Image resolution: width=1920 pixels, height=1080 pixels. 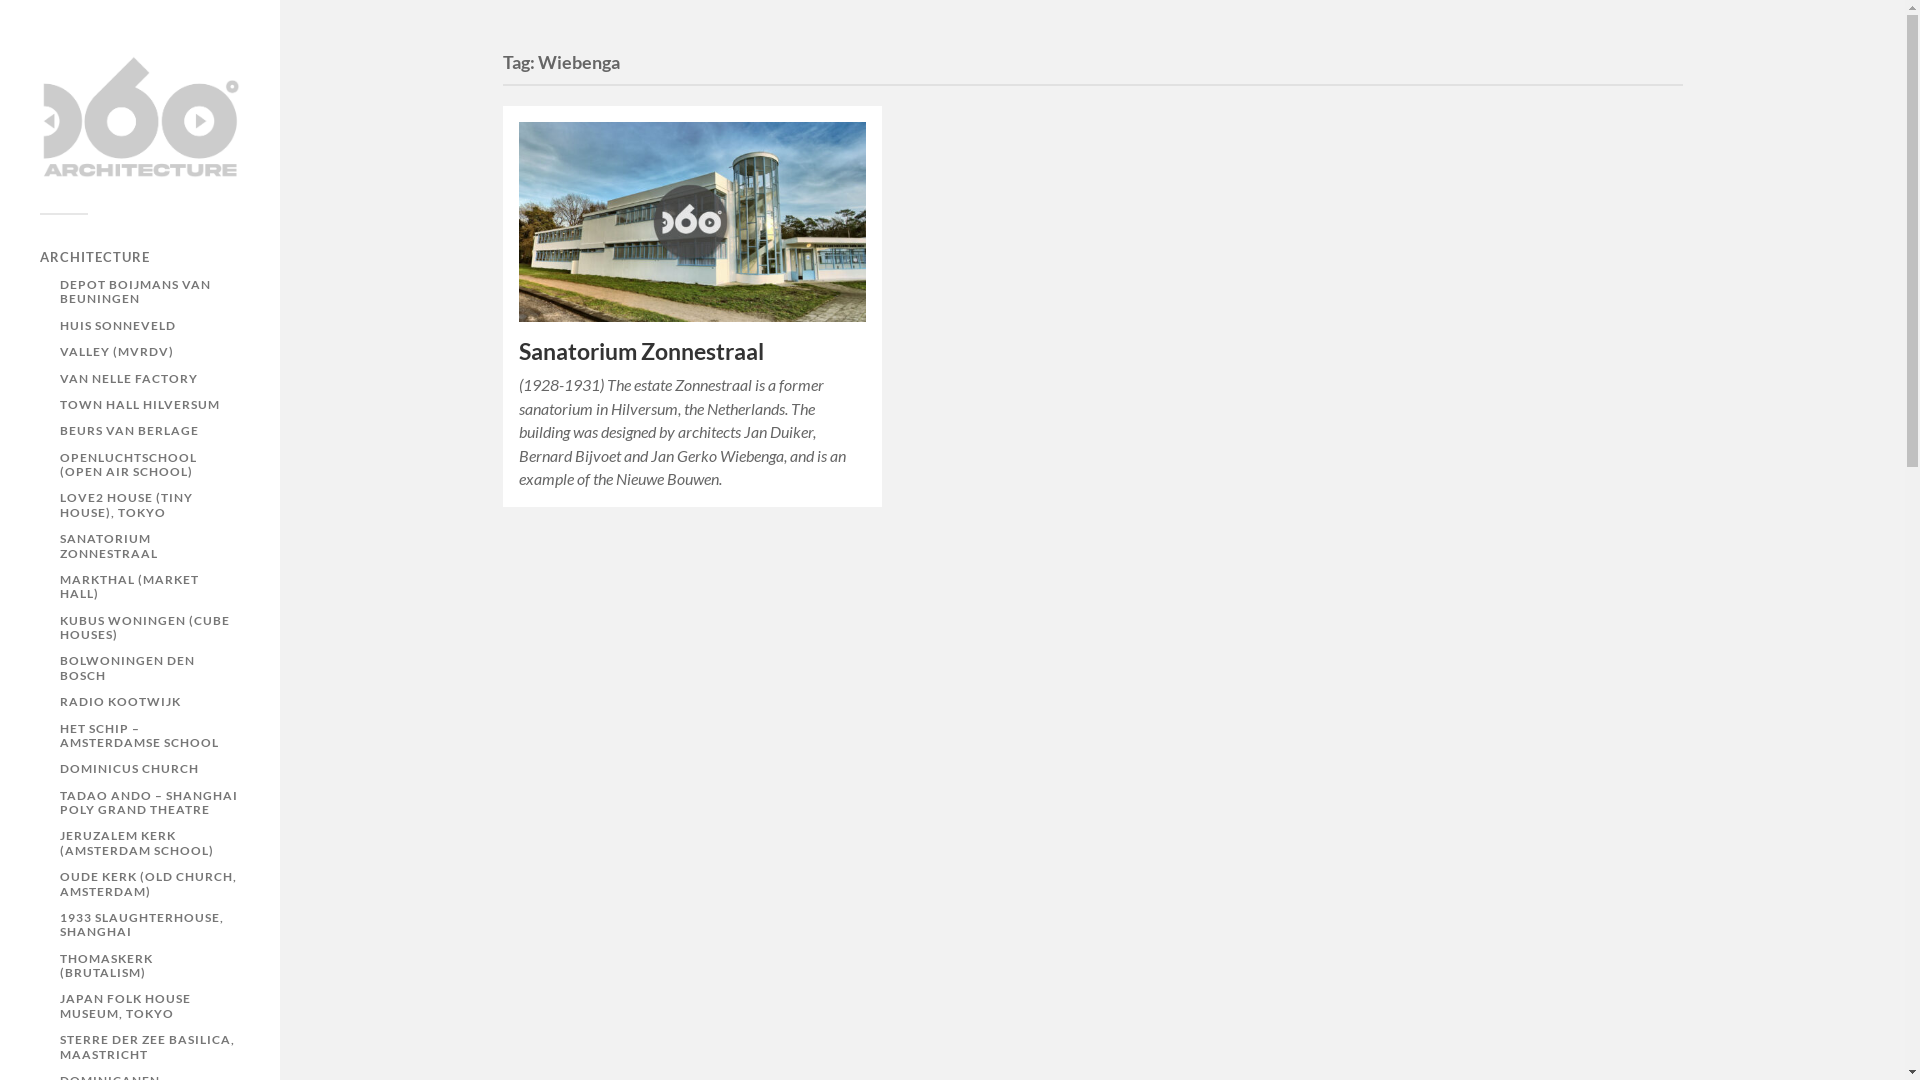 I want to click on 'OPENLUCHTSCHOOL (OPEN AIR SCHOOL)', so click(x=59, y=464).